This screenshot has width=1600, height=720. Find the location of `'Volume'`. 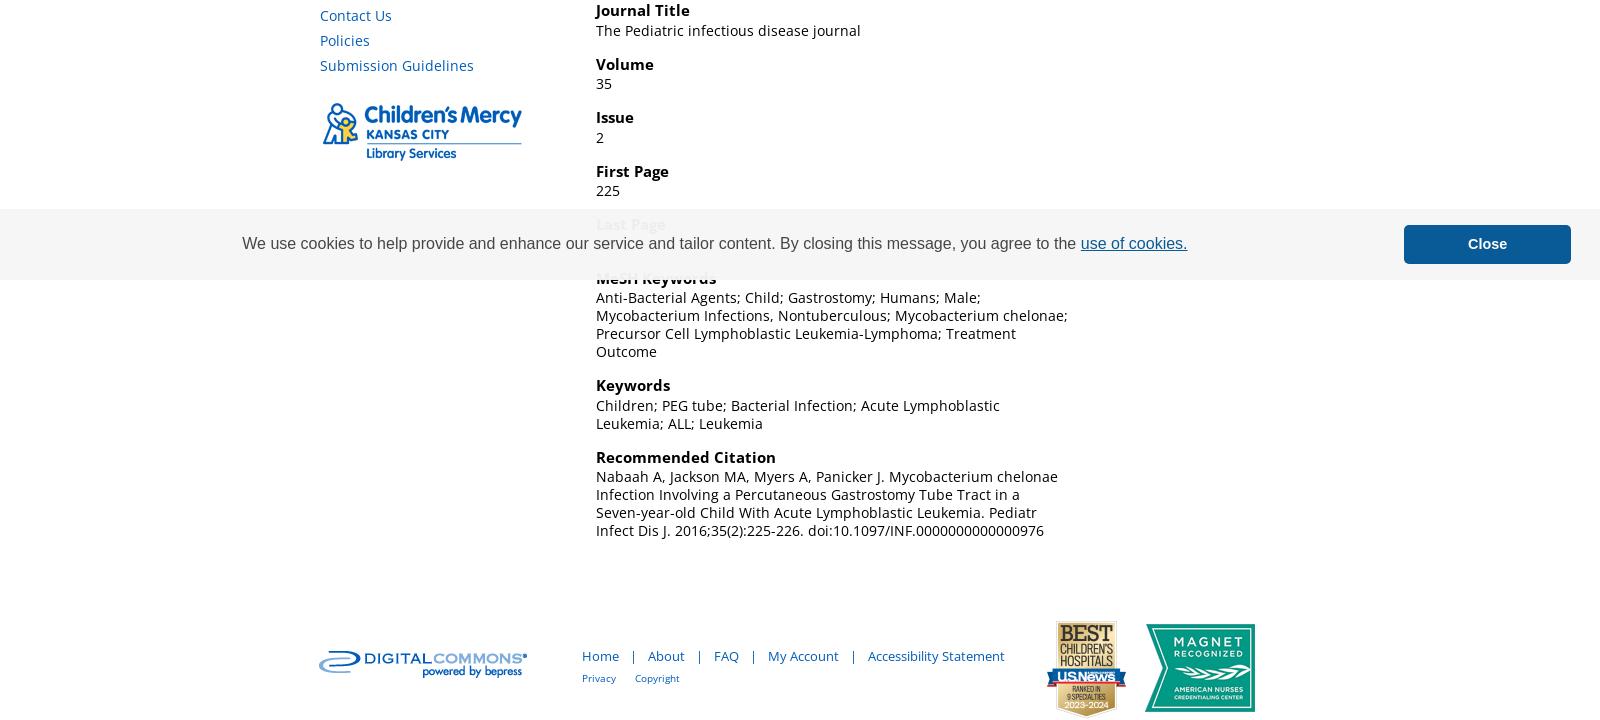

'Volume' is located at coordinates (624, 61).